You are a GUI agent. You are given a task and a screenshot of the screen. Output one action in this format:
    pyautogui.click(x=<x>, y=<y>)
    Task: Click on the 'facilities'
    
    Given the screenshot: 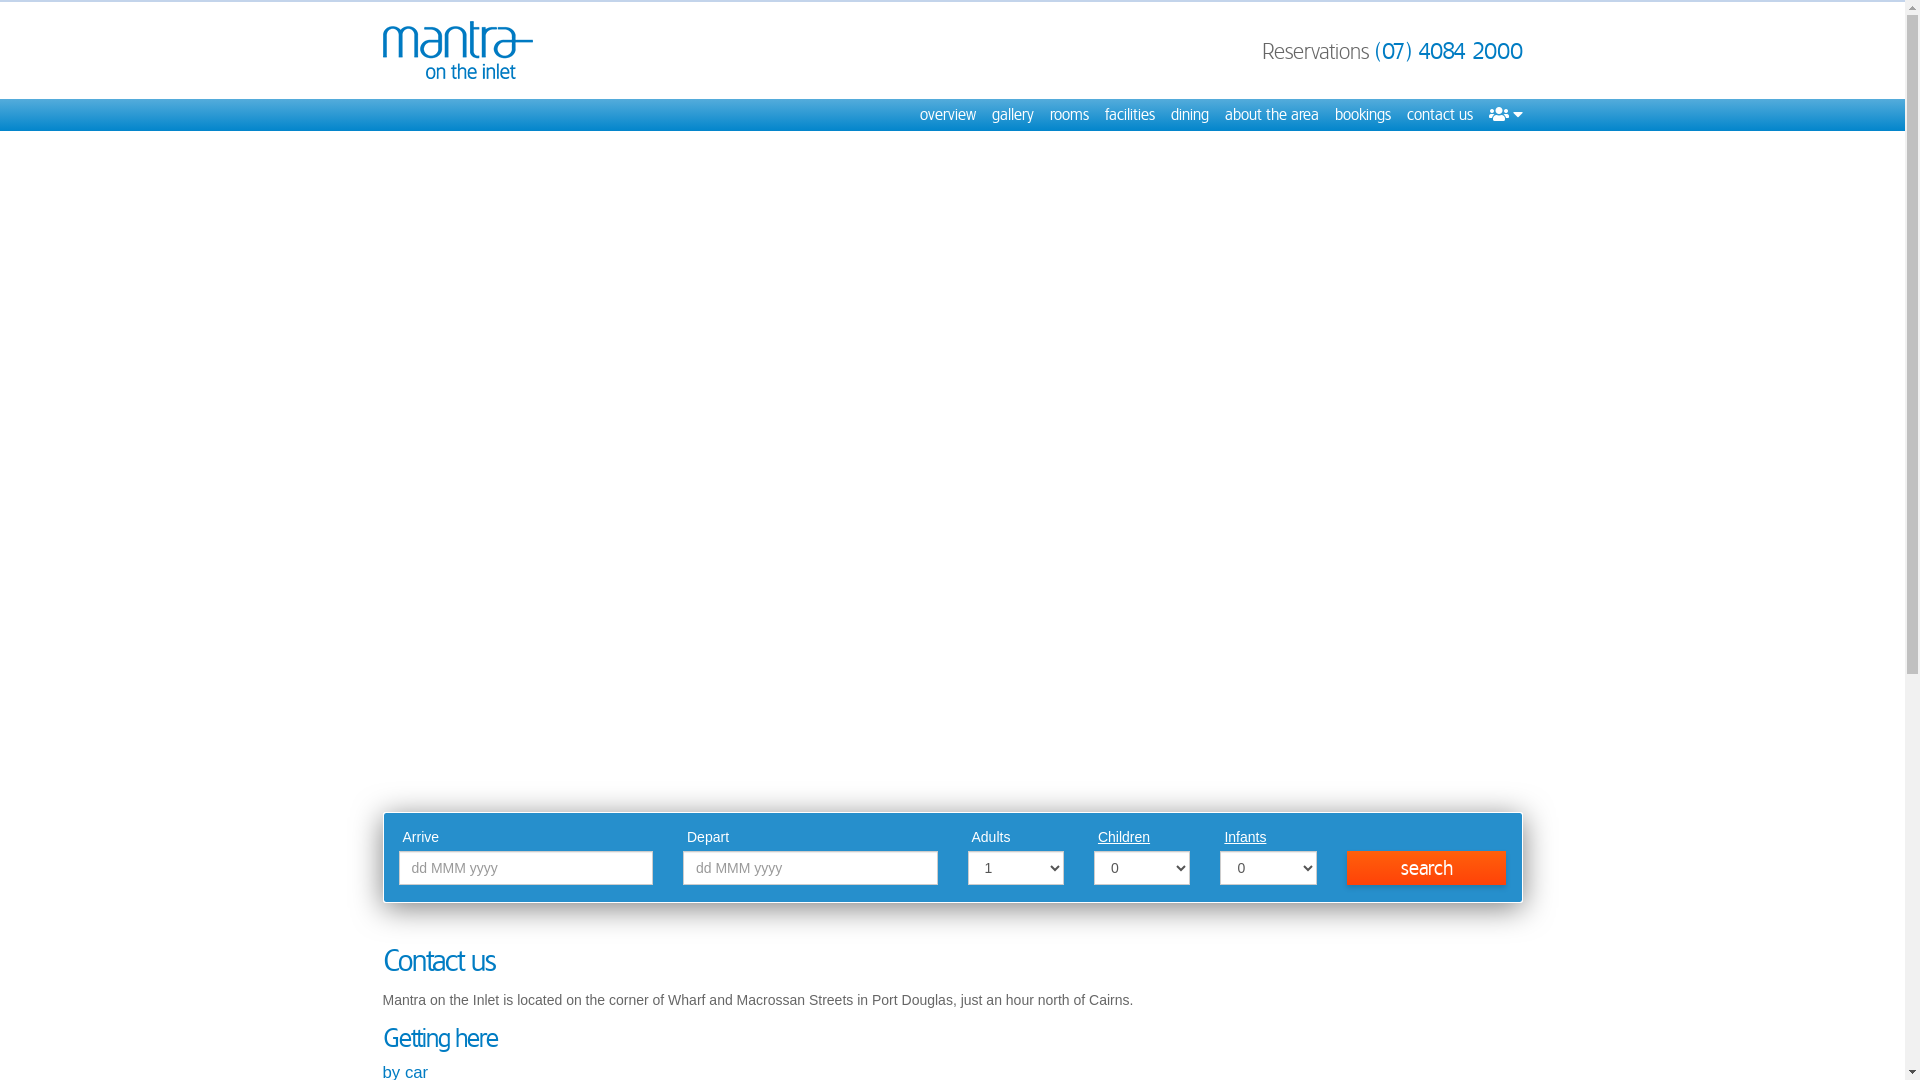 What is the action you would take?
    pyautogui.click(x=1128, y=115)
    